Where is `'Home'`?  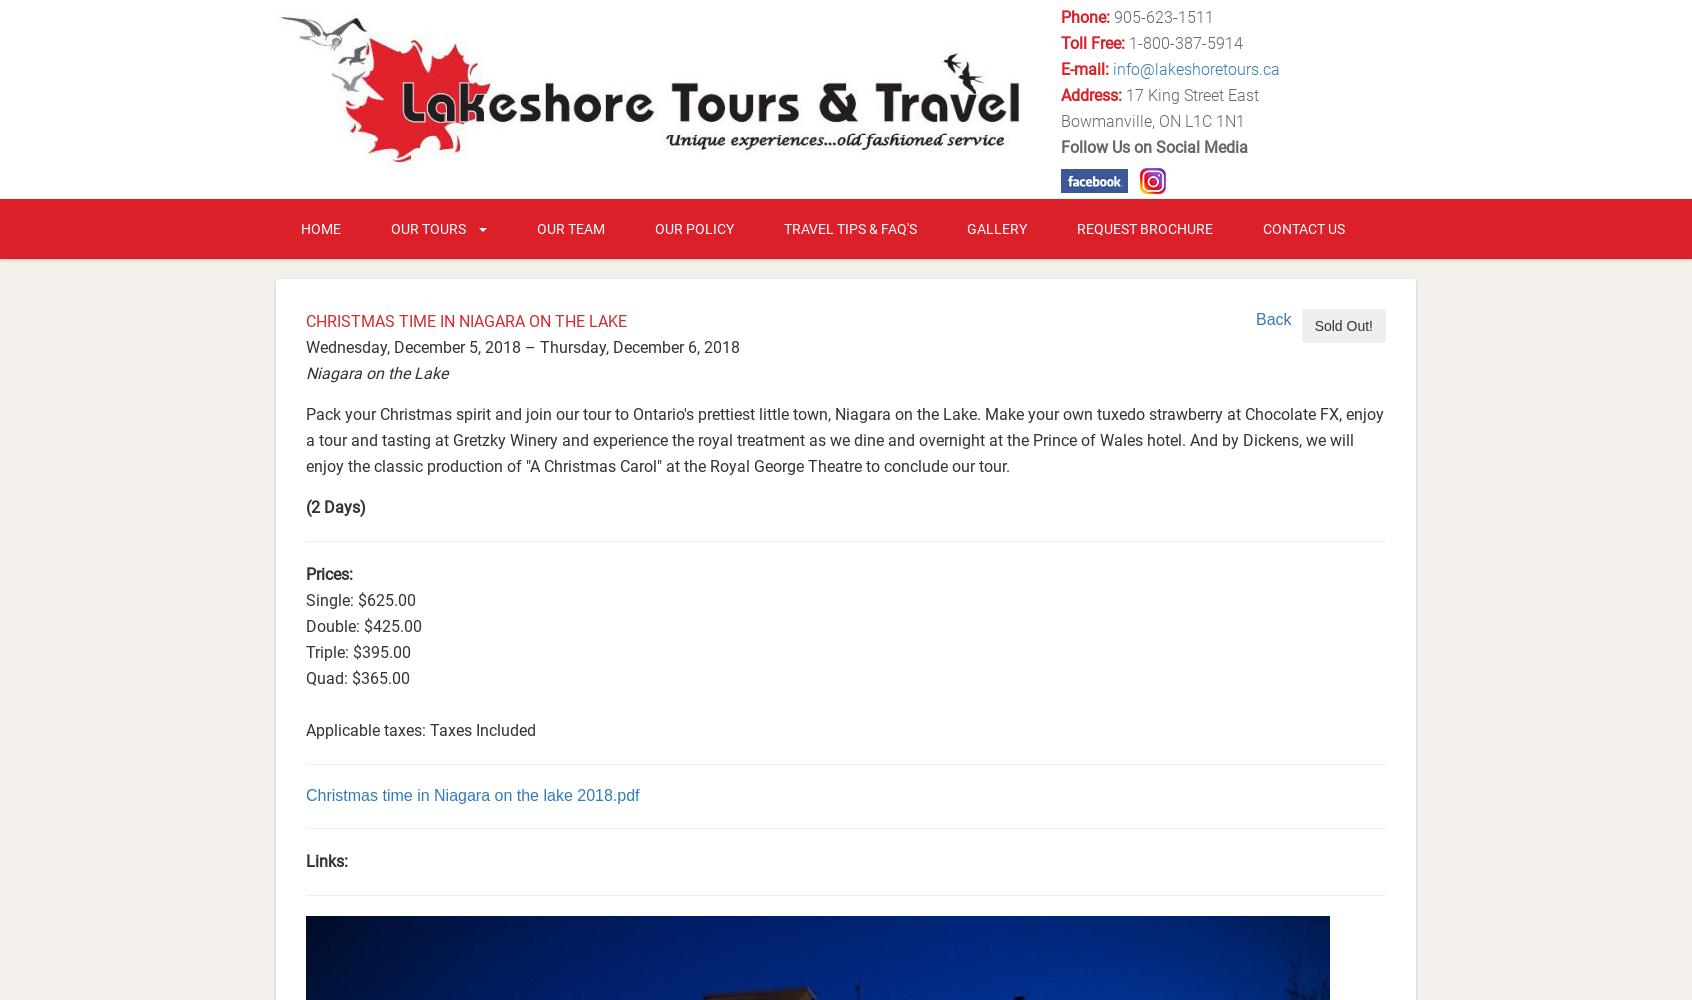 'Home' is located at coordinates (319, 227).